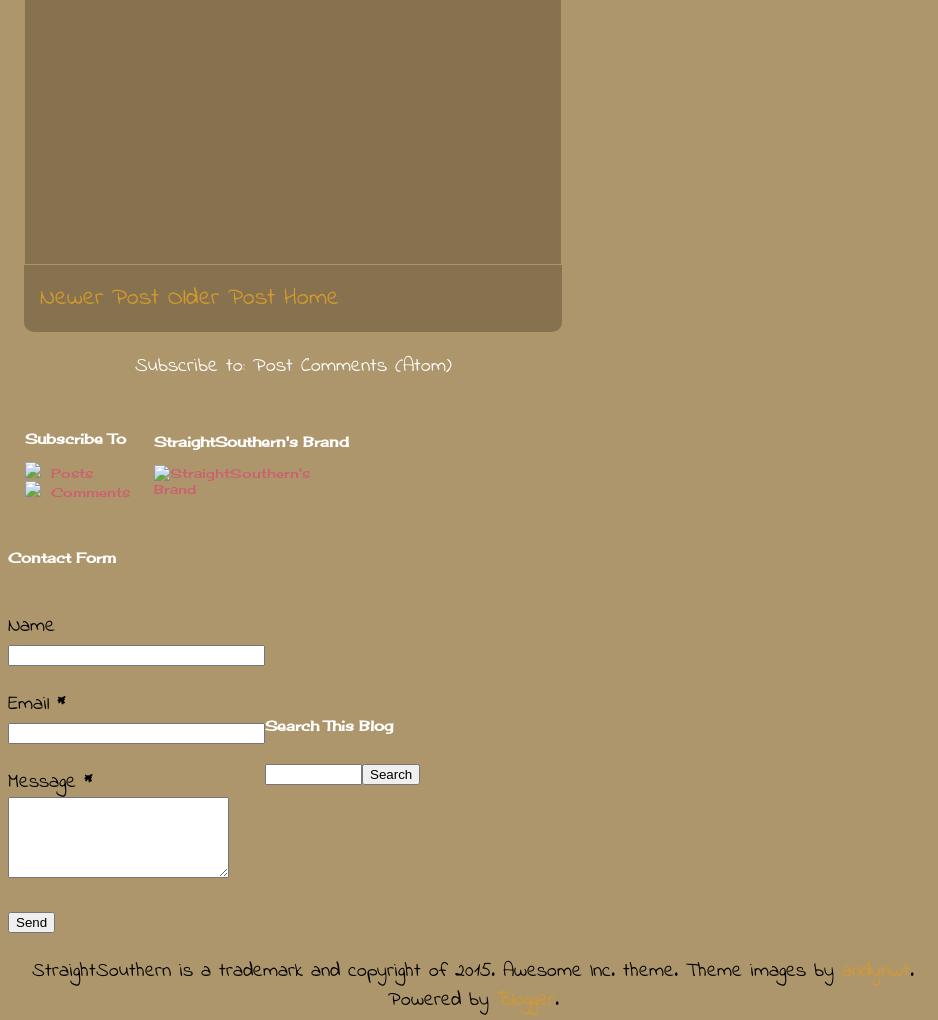 This screenshot has width=938, height=1020. I want to click on 'Posts', so click(69, 472).